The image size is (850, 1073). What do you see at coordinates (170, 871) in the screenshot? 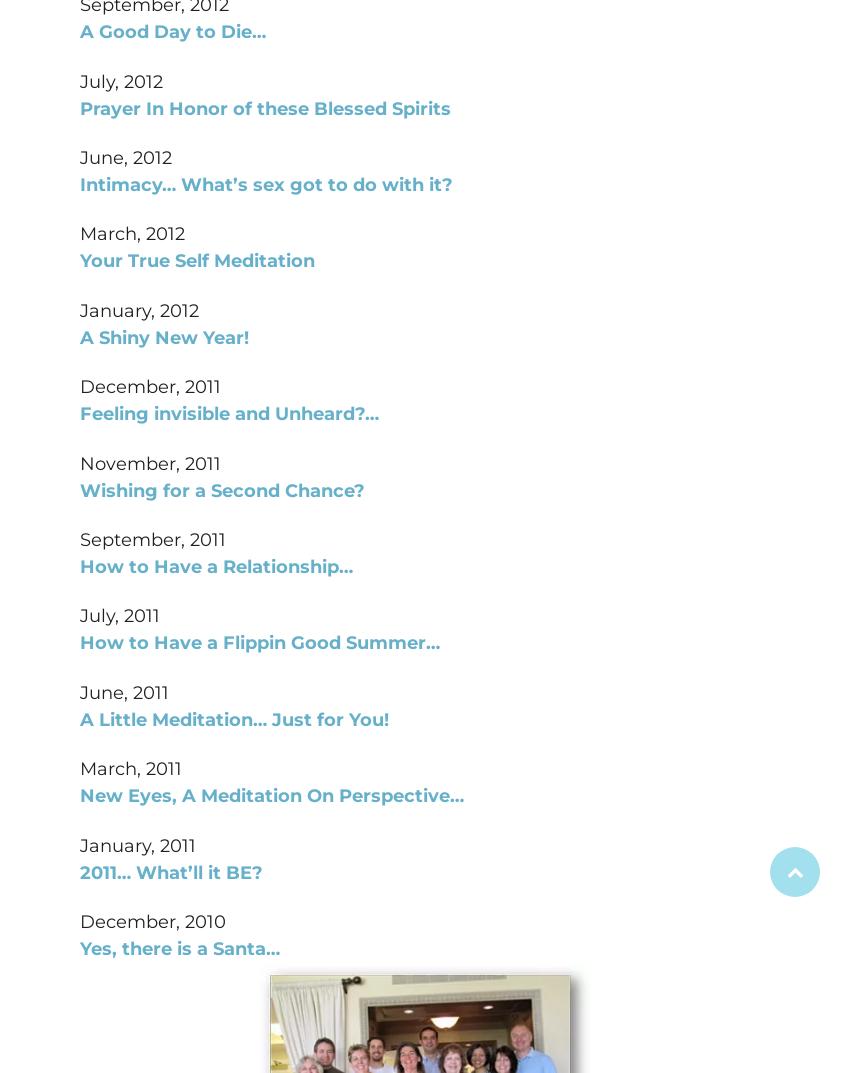
I see `'2011… What’ll it BE?'` at bounding box center [170, 871].